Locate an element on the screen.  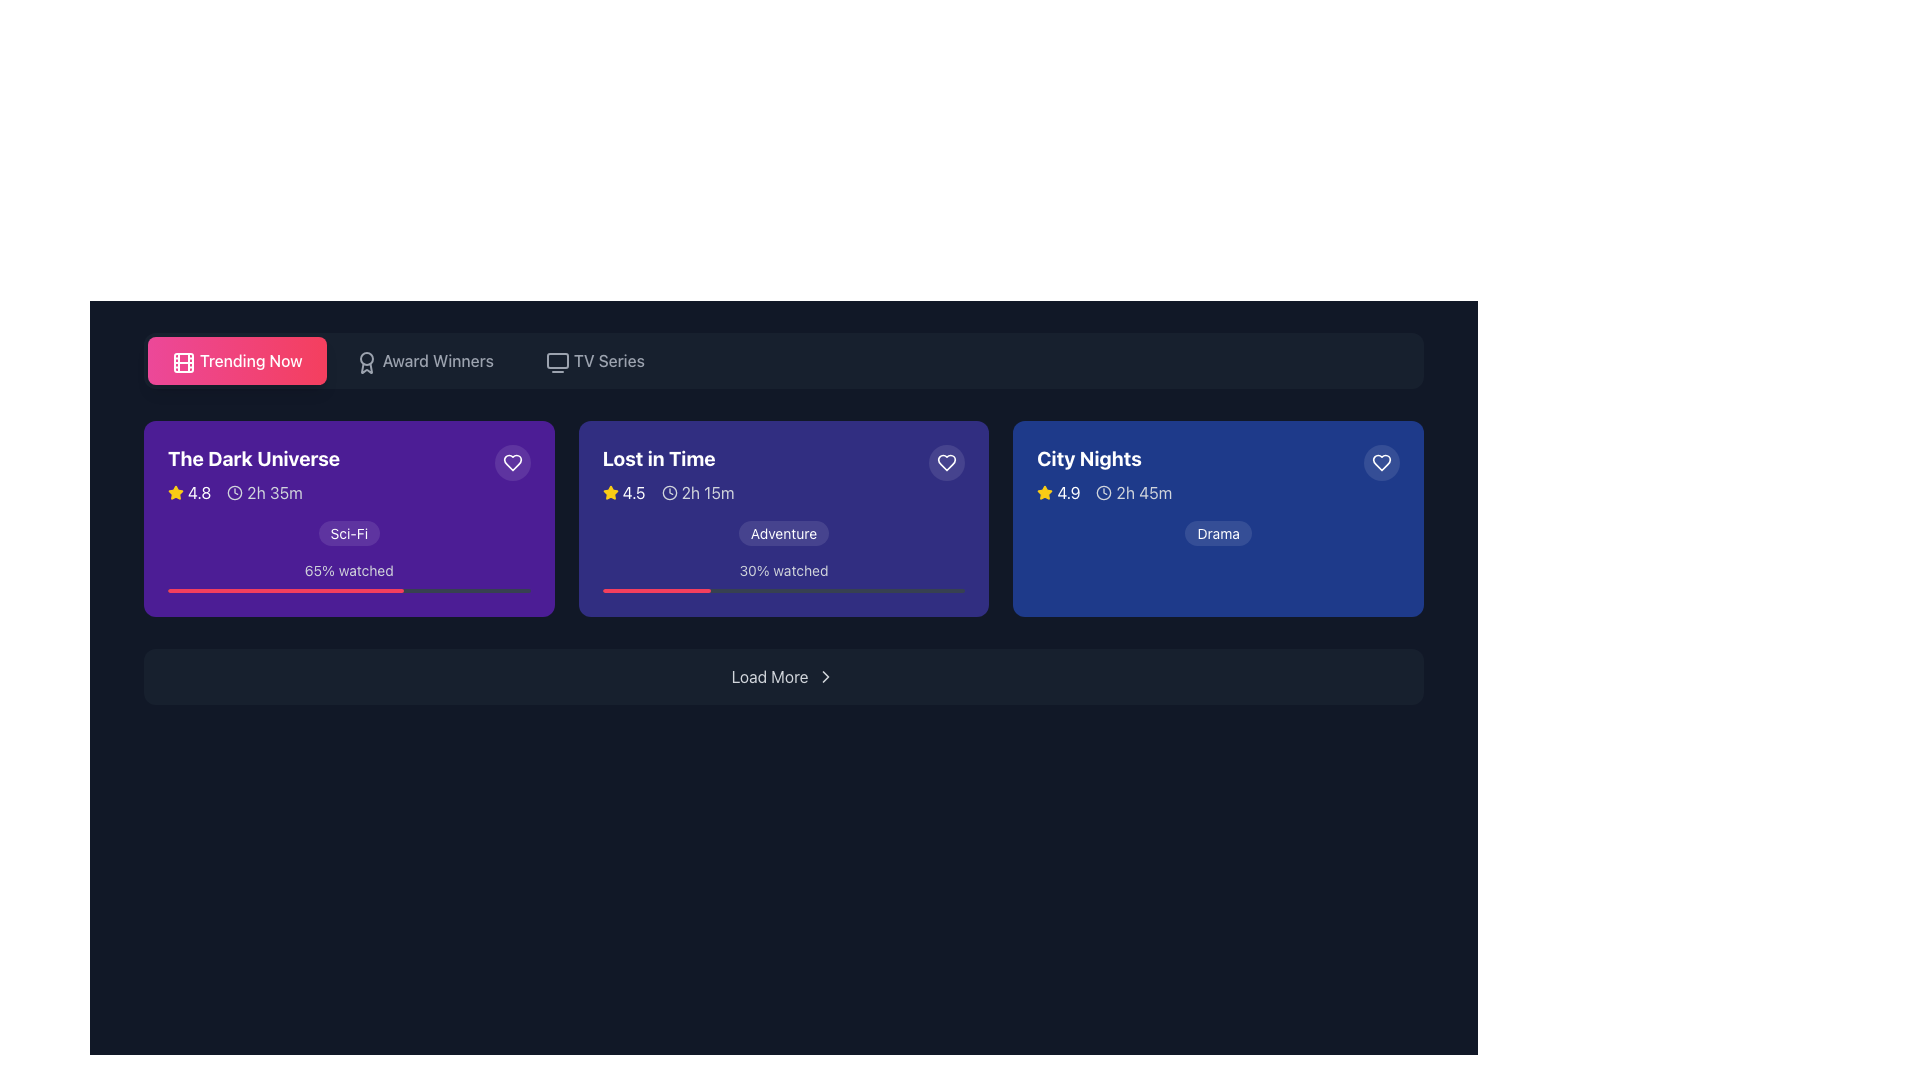
value of the Rating display component located in the top-left corner of the interface for the movie 'The Dark Universe' is located at coordinates (189, 493).